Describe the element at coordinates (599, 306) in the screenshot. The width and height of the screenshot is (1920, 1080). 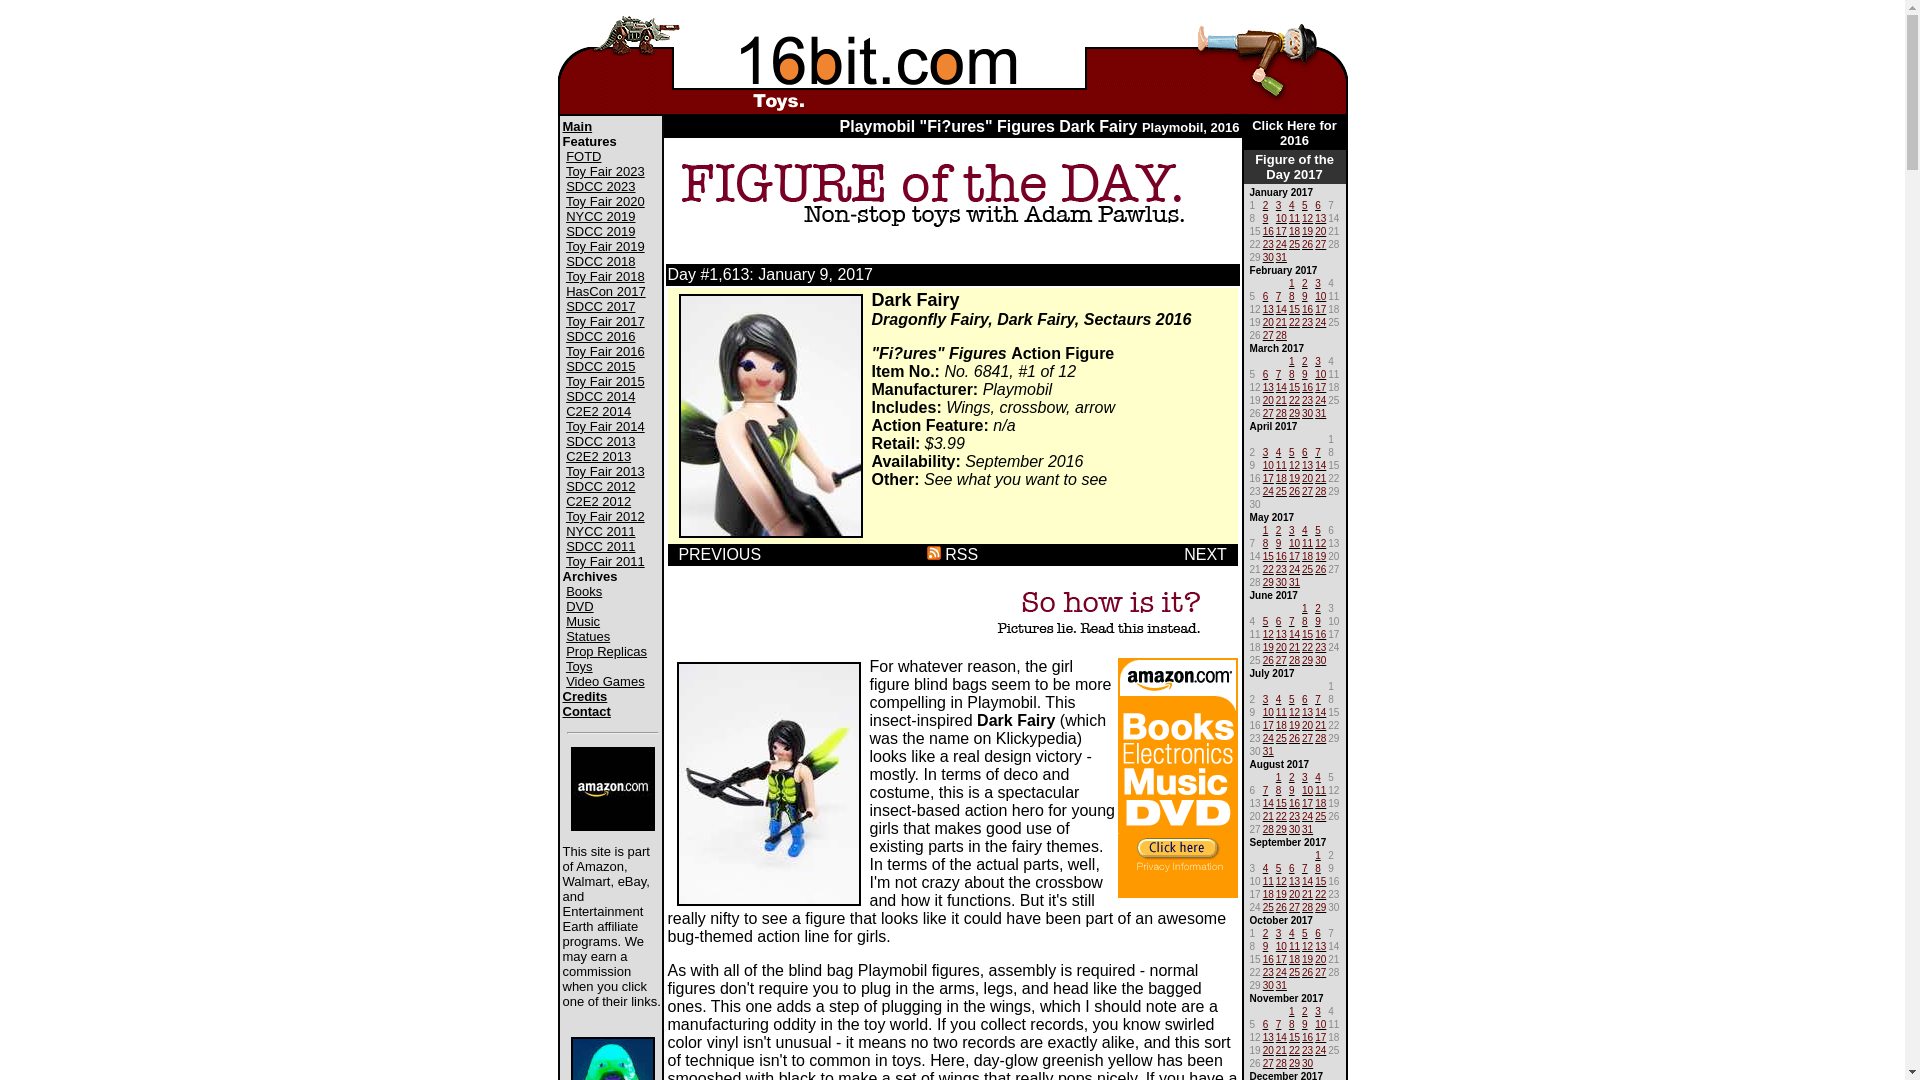
I see `'SDCC 2017'` at that location.